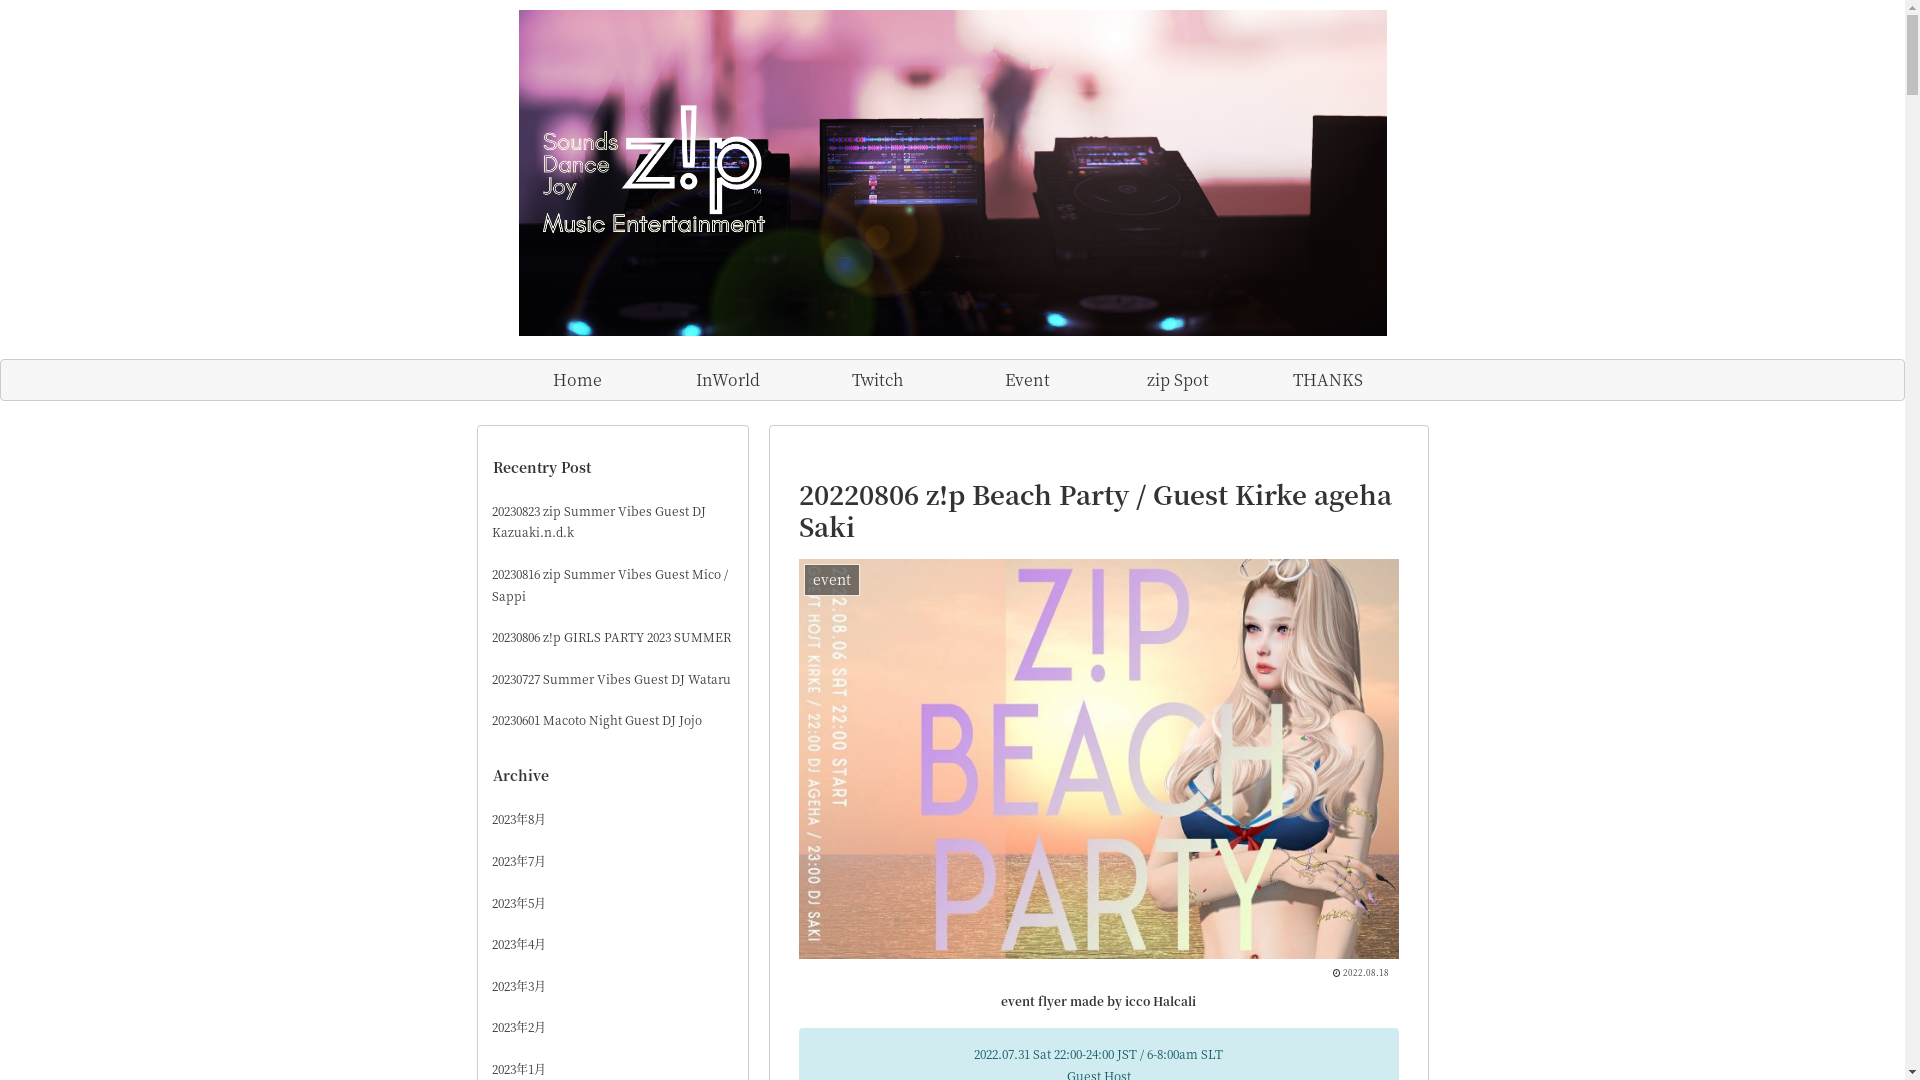 This screenshot has height=1080, width=1920. Describe the element at coordinates (877, 380) in the screenshot. I see `'Twitch'` at that location.